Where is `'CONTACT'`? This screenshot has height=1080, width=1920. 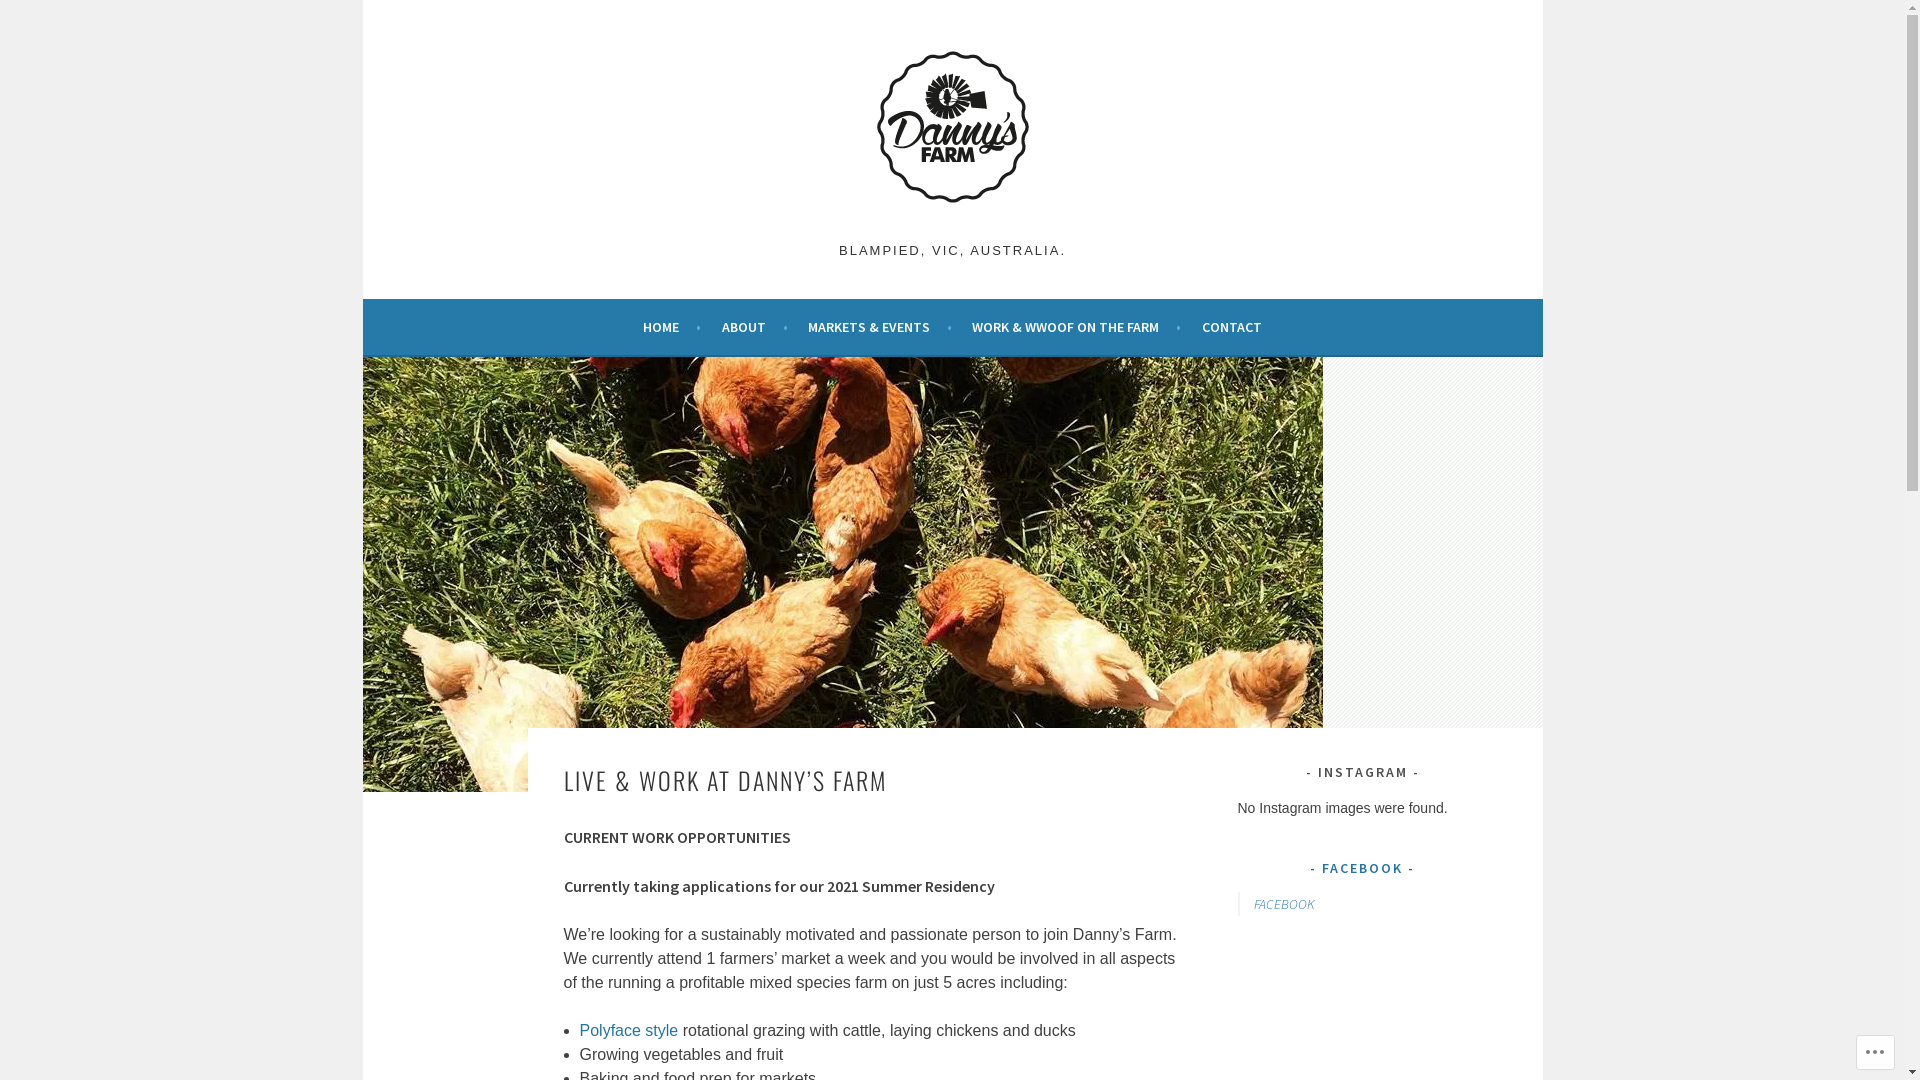 'CONTACT' is located at coordinates (1231, 326).